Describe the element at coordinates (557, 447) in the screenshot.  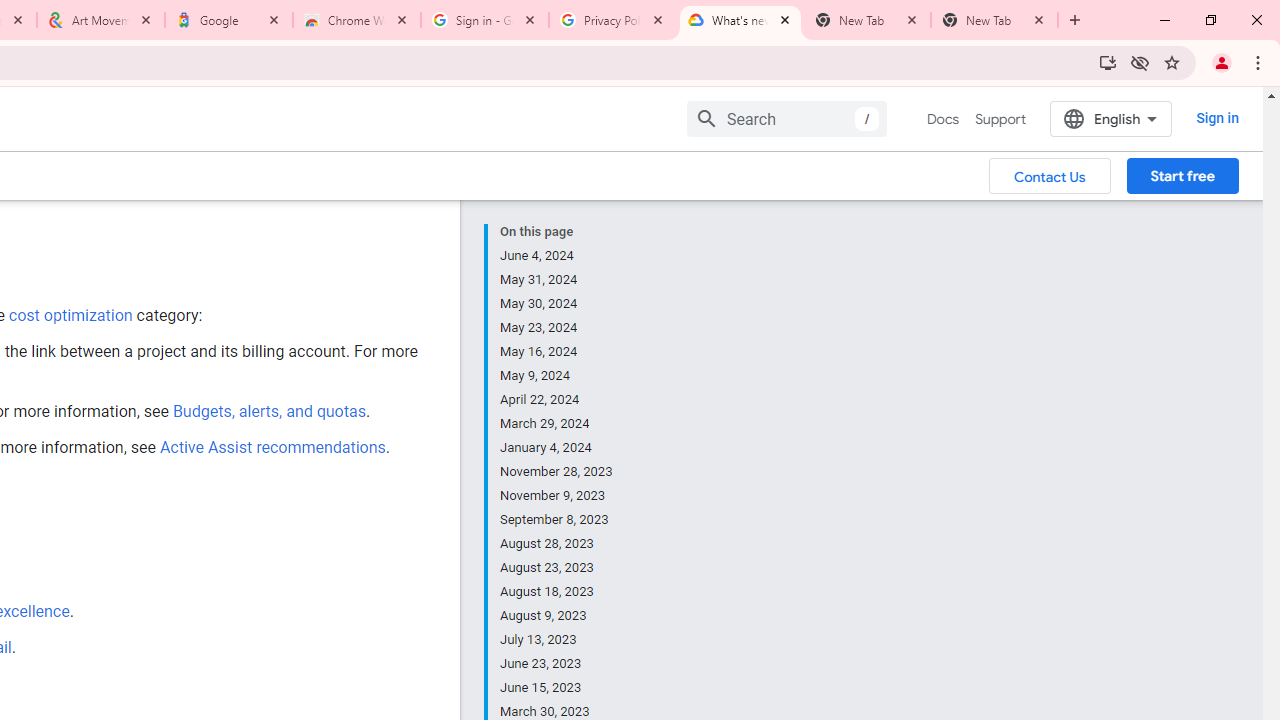
I see `'January 4, 2024'` at that location.